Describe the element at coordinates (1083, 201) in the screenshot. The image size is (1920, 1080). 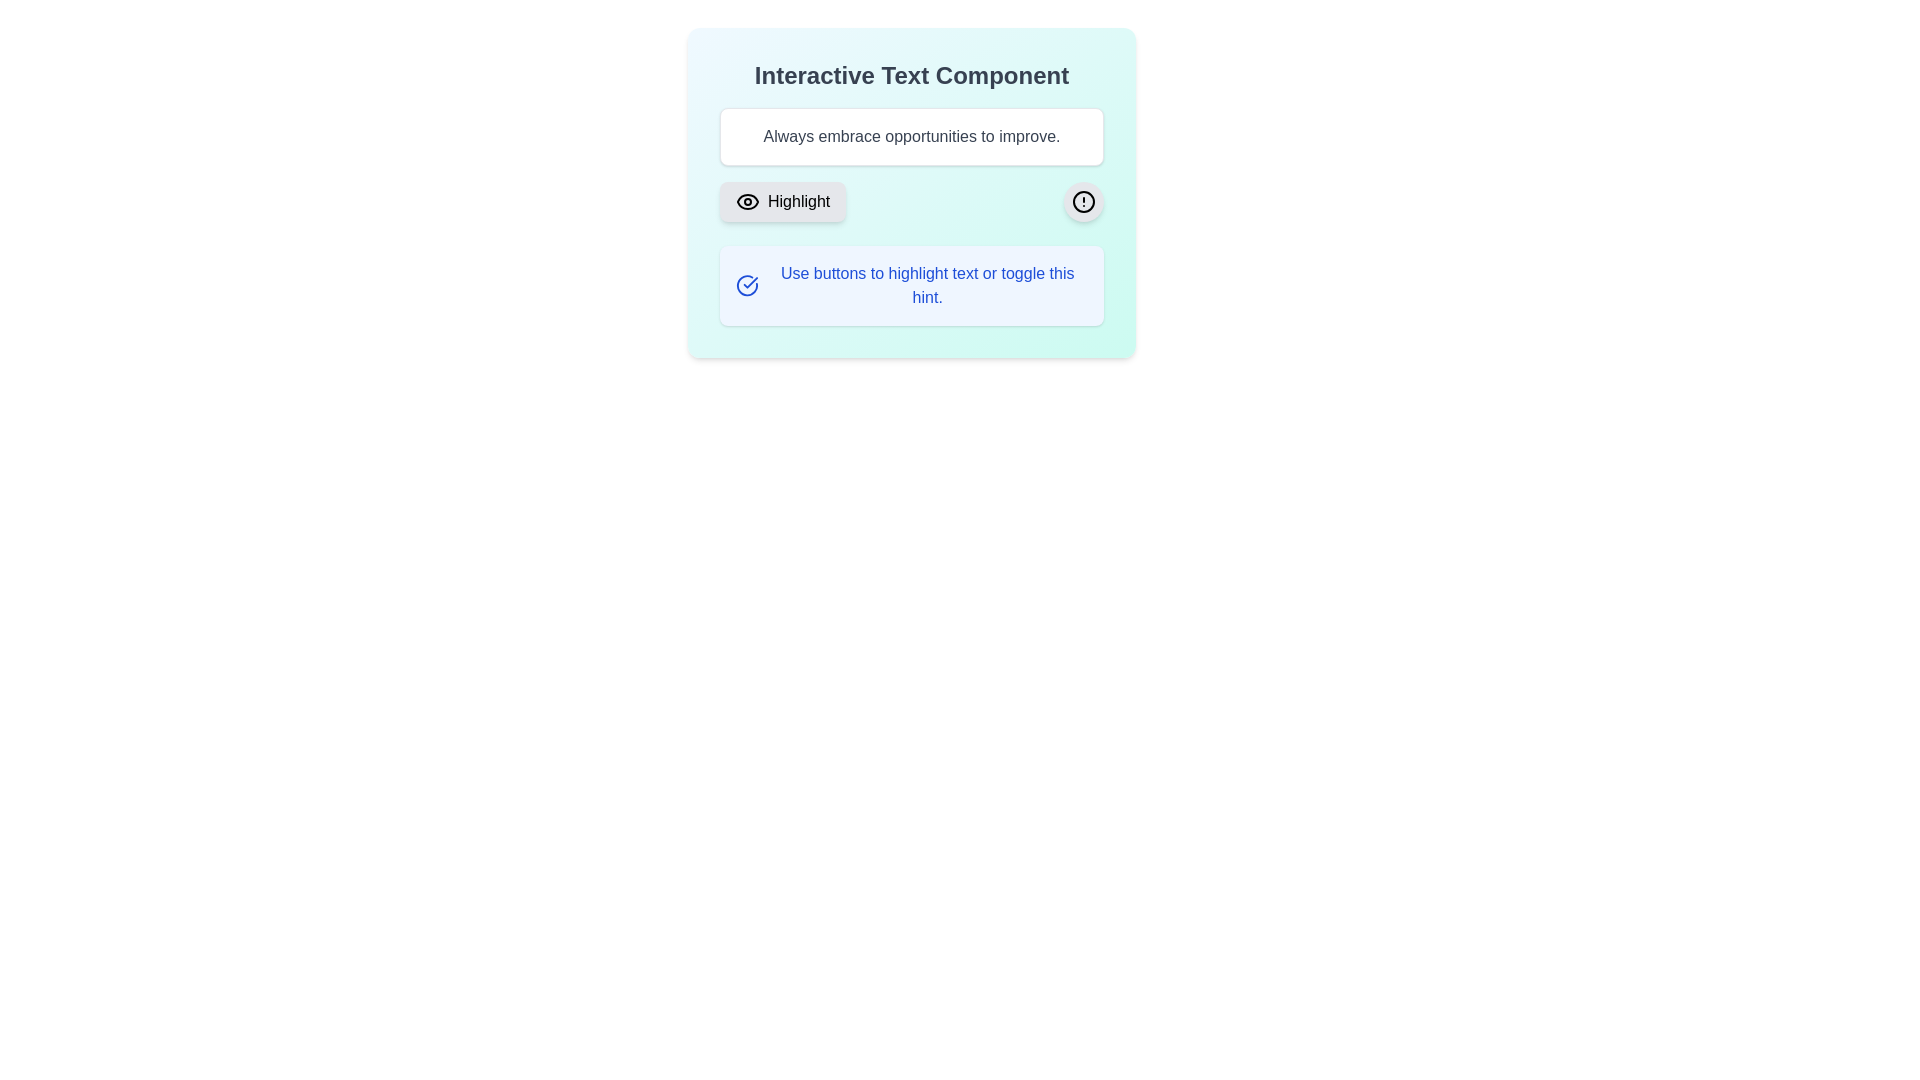
I see `the circular black alert icon with an exclamation mark, located to the right of the 'Highlight' button within the light blue panel` at that location.